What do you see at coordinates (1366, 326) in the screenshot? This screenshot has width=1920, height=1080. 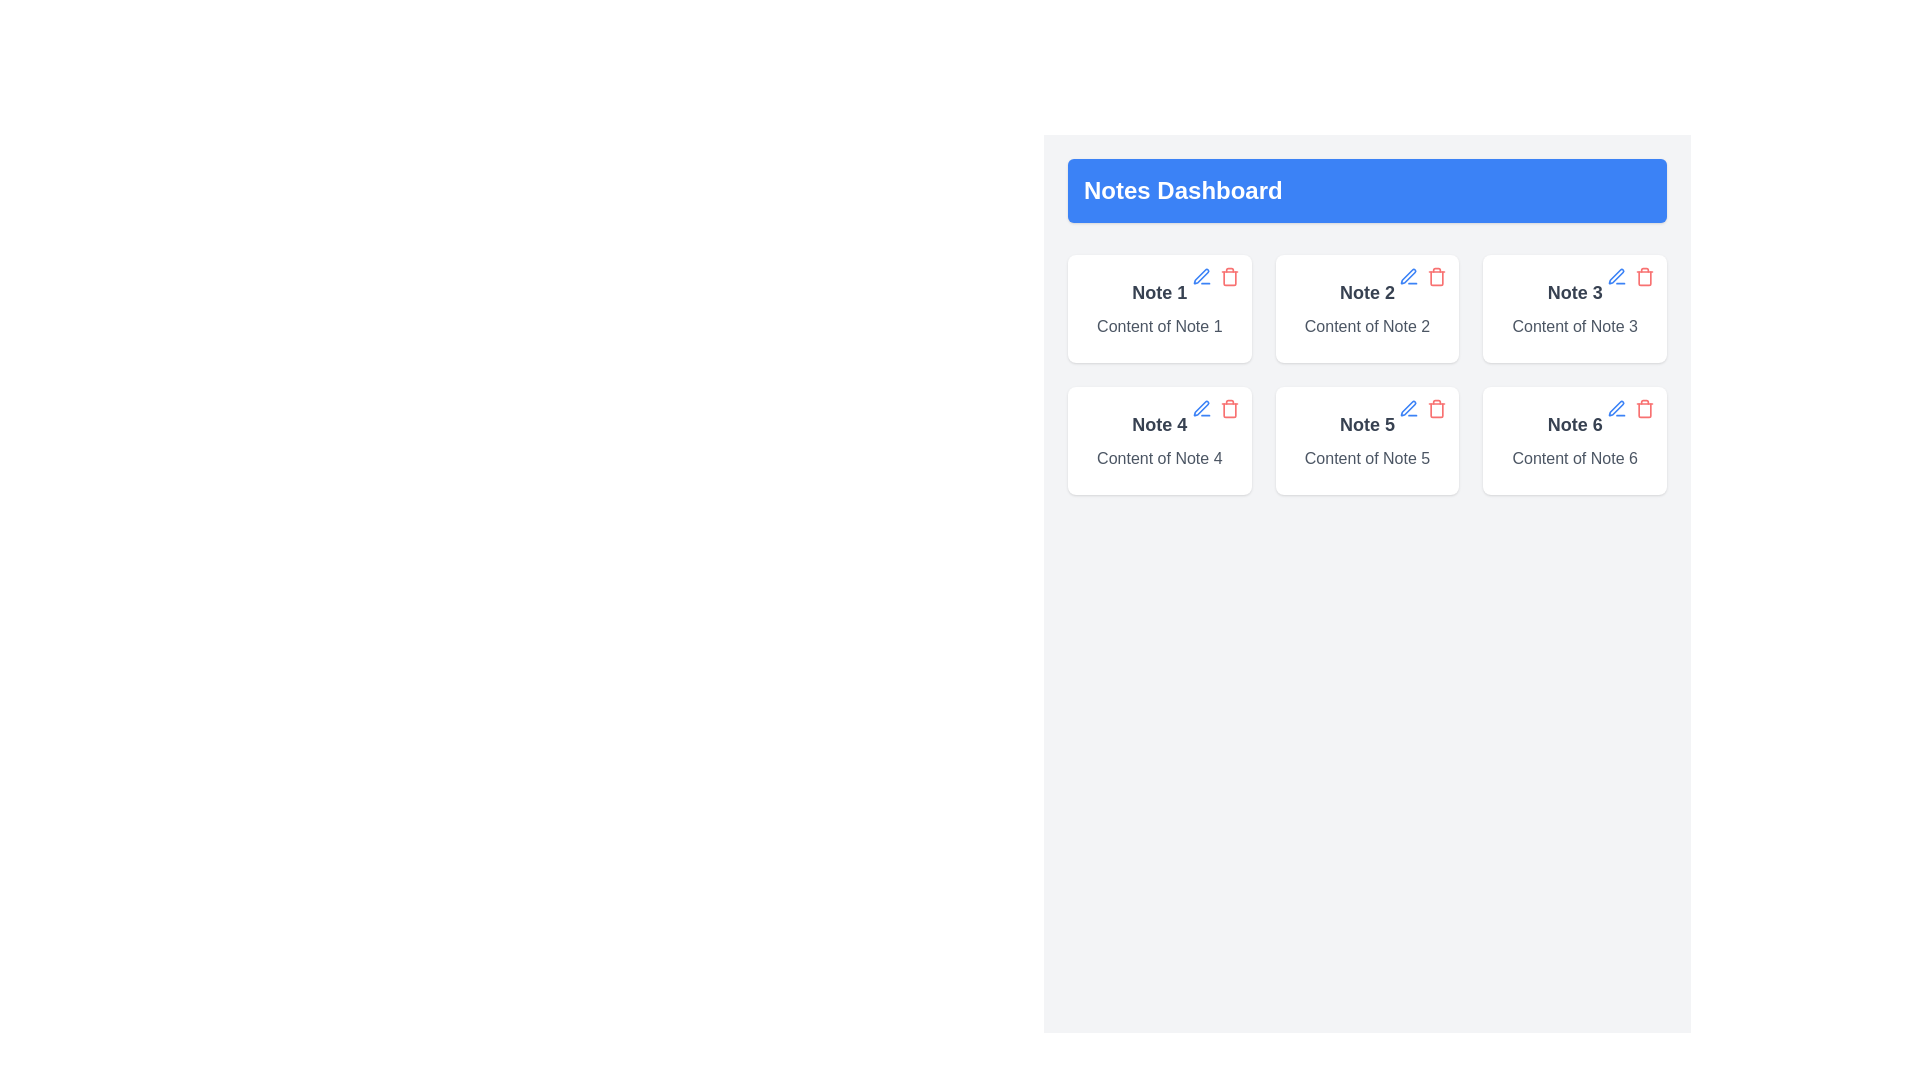 I see `the informational text label displaying the details of 'Note 2', which is located in the second card of the notes grid, positioned below the title 'Note 2'` at bounding box center [1366, 326].